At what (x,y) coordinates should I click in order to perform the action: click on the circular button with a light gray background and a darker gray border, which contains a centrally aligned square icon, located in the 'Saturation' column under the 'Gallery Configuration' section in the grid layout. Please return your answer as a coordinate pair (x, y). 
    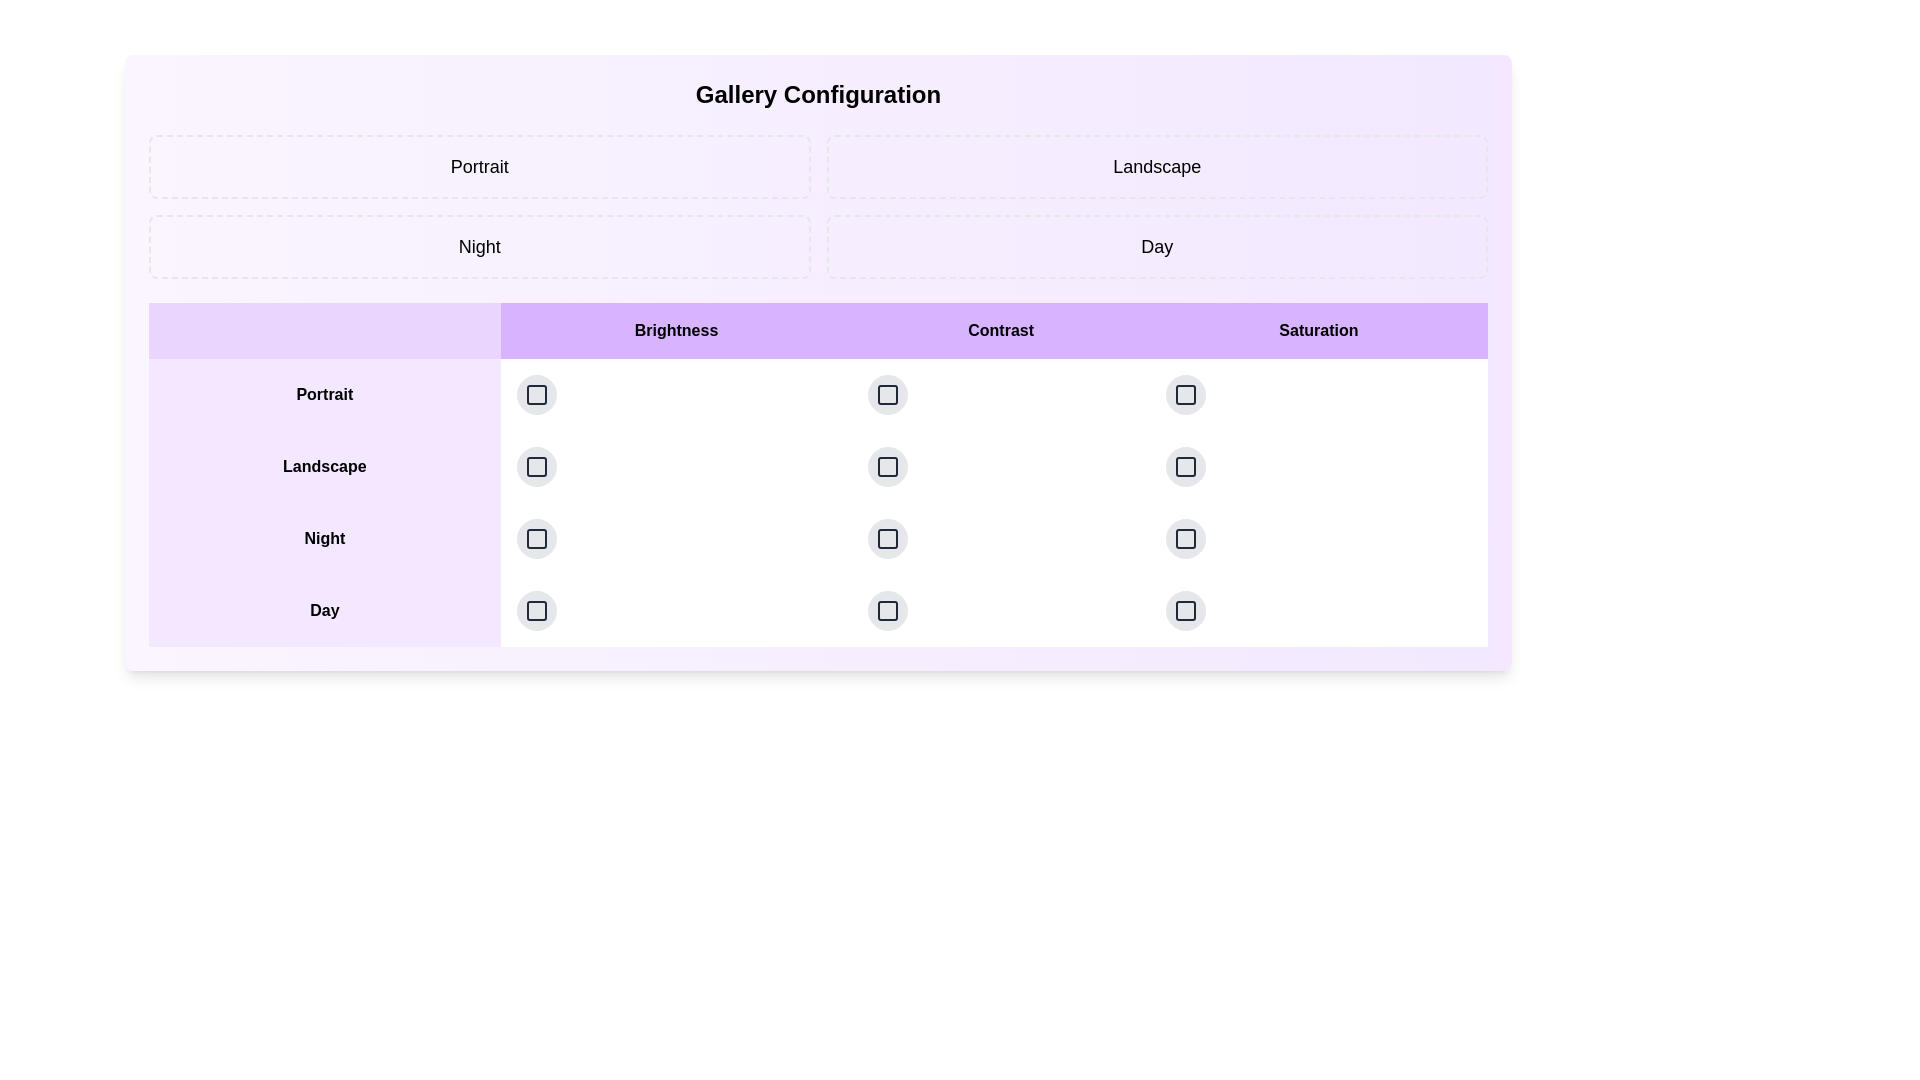
    Looking at the image, I should click on (1185, 394).